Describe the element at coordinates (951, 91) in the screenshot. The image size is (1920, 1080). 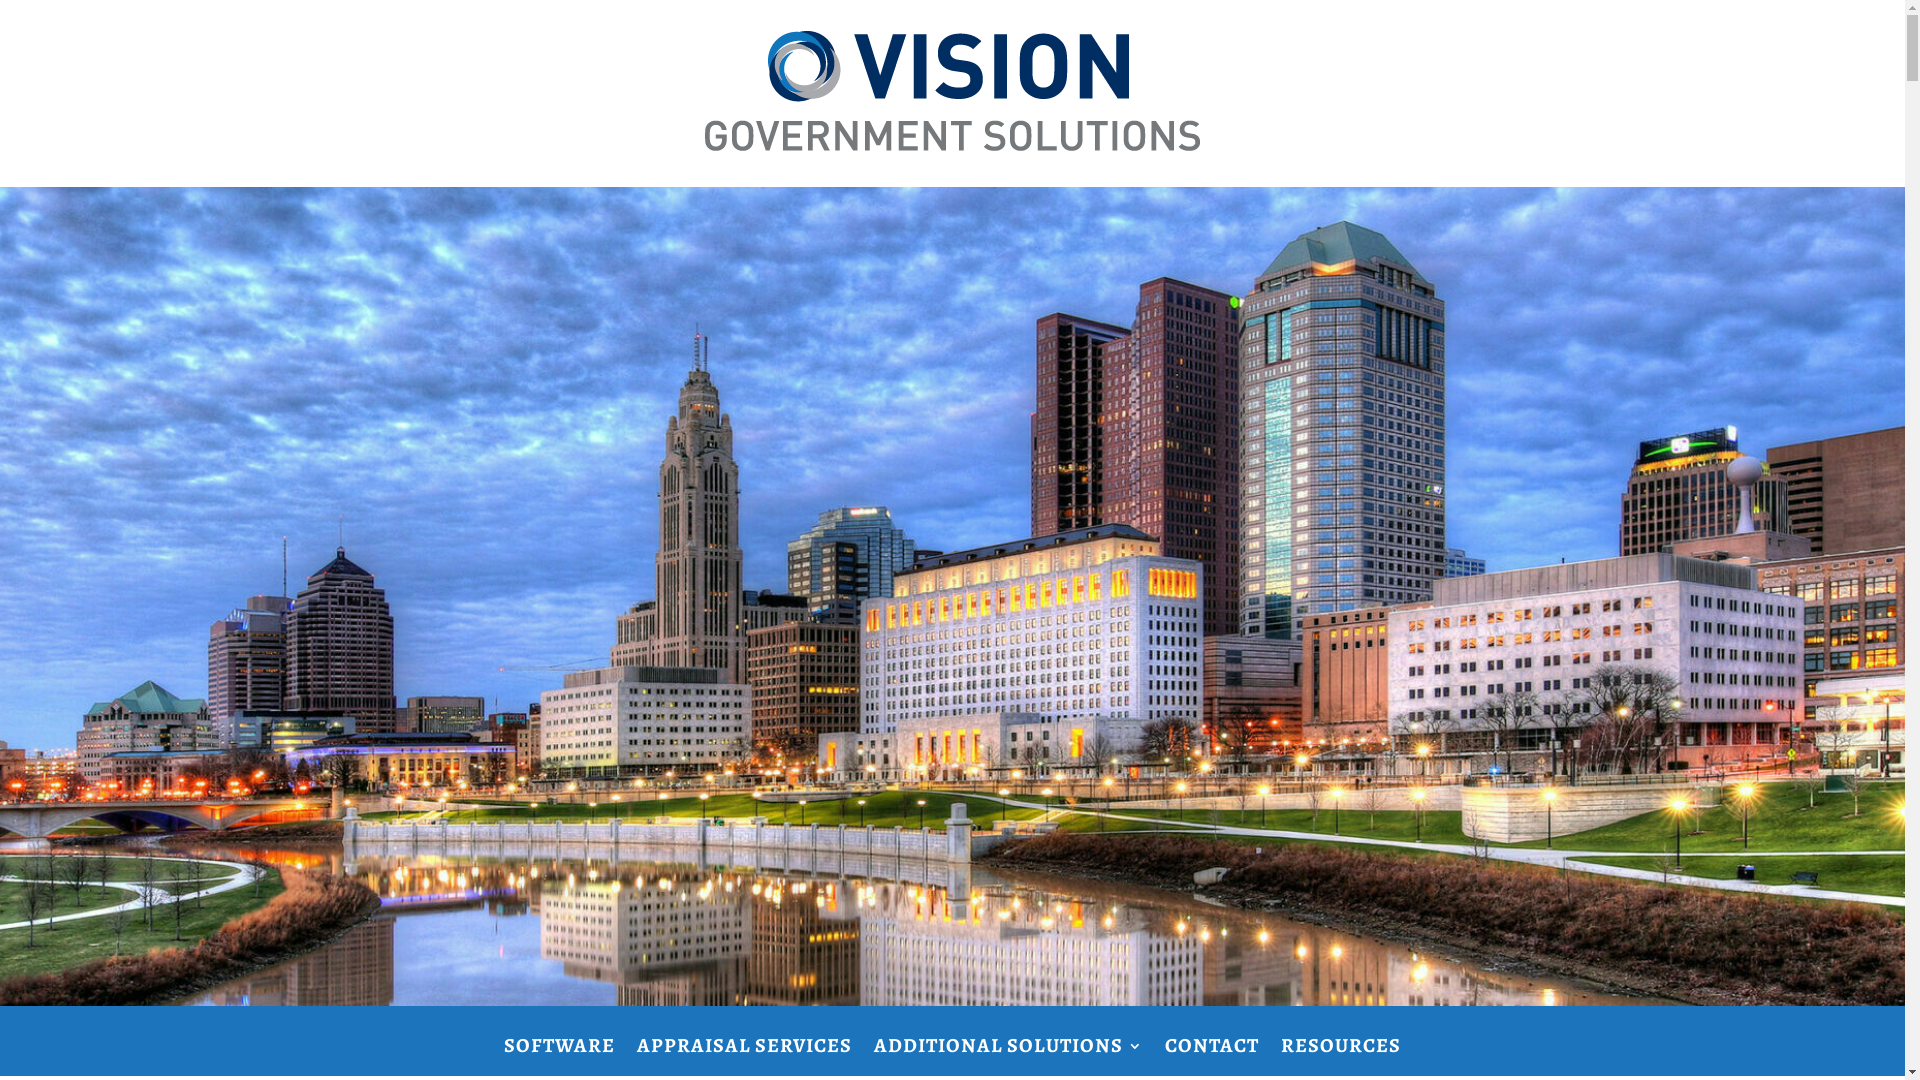
I see `'Vision Logo - FULL COLOR FOR LIGHT BACKGROUNDS'` at that location.